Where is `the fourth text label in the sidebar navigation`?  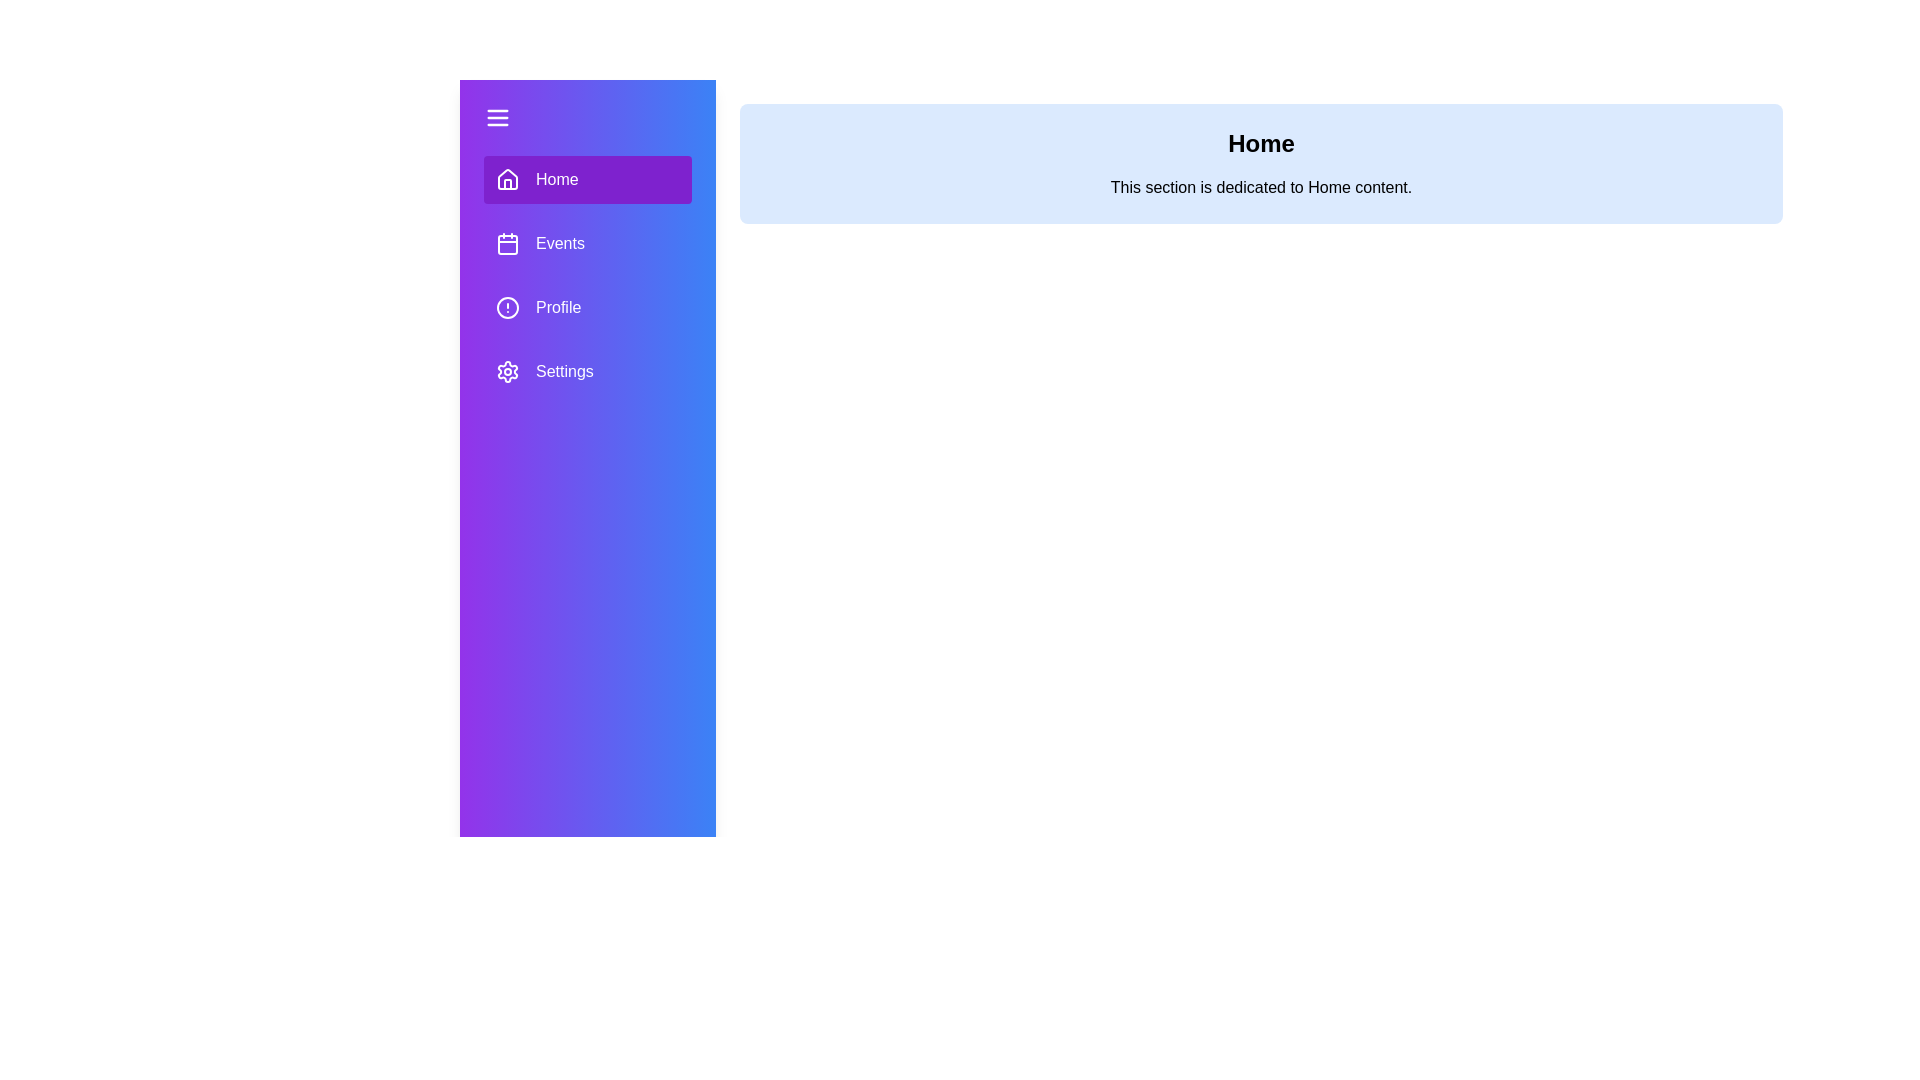
the fourth text label in the sidebar navigation is located at coordinates (563, 371).